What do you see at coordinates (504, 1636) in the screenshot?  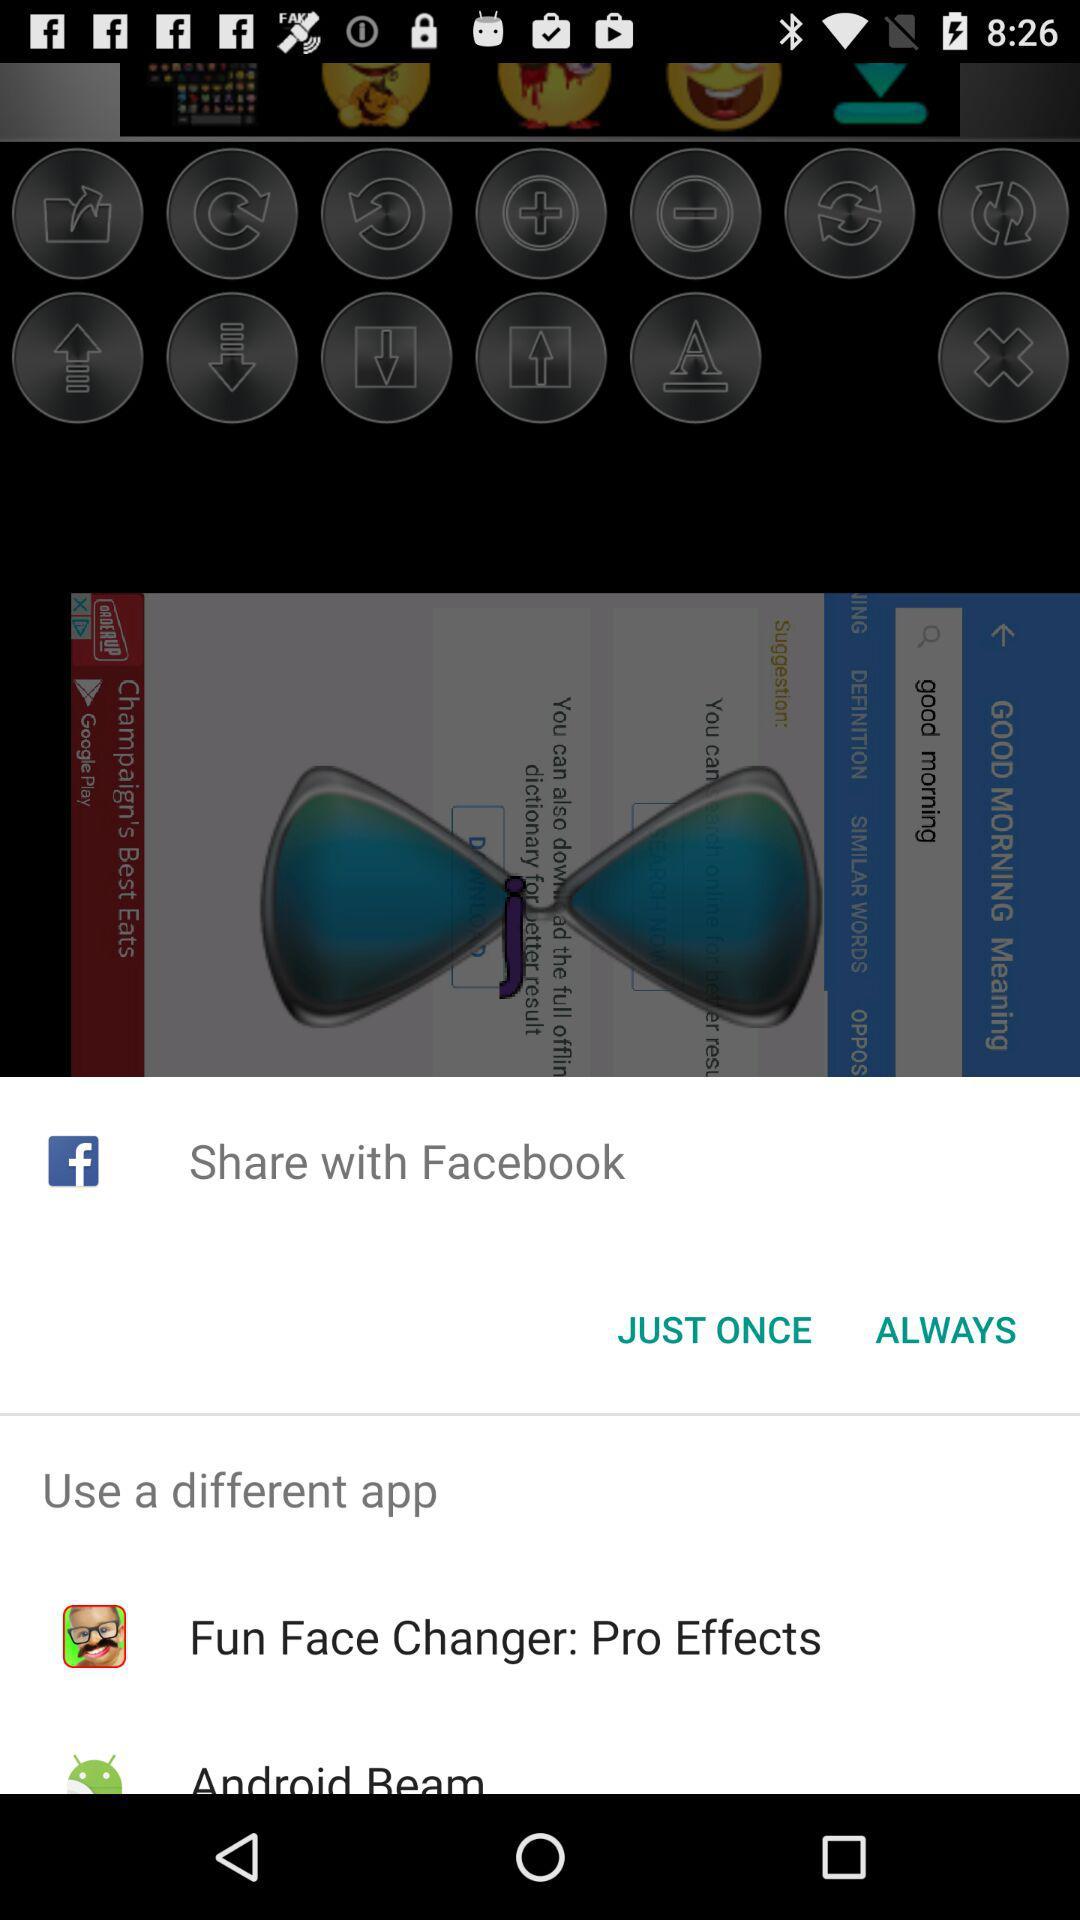 I see `fun face changer item` at bounding box center [504, 1636].